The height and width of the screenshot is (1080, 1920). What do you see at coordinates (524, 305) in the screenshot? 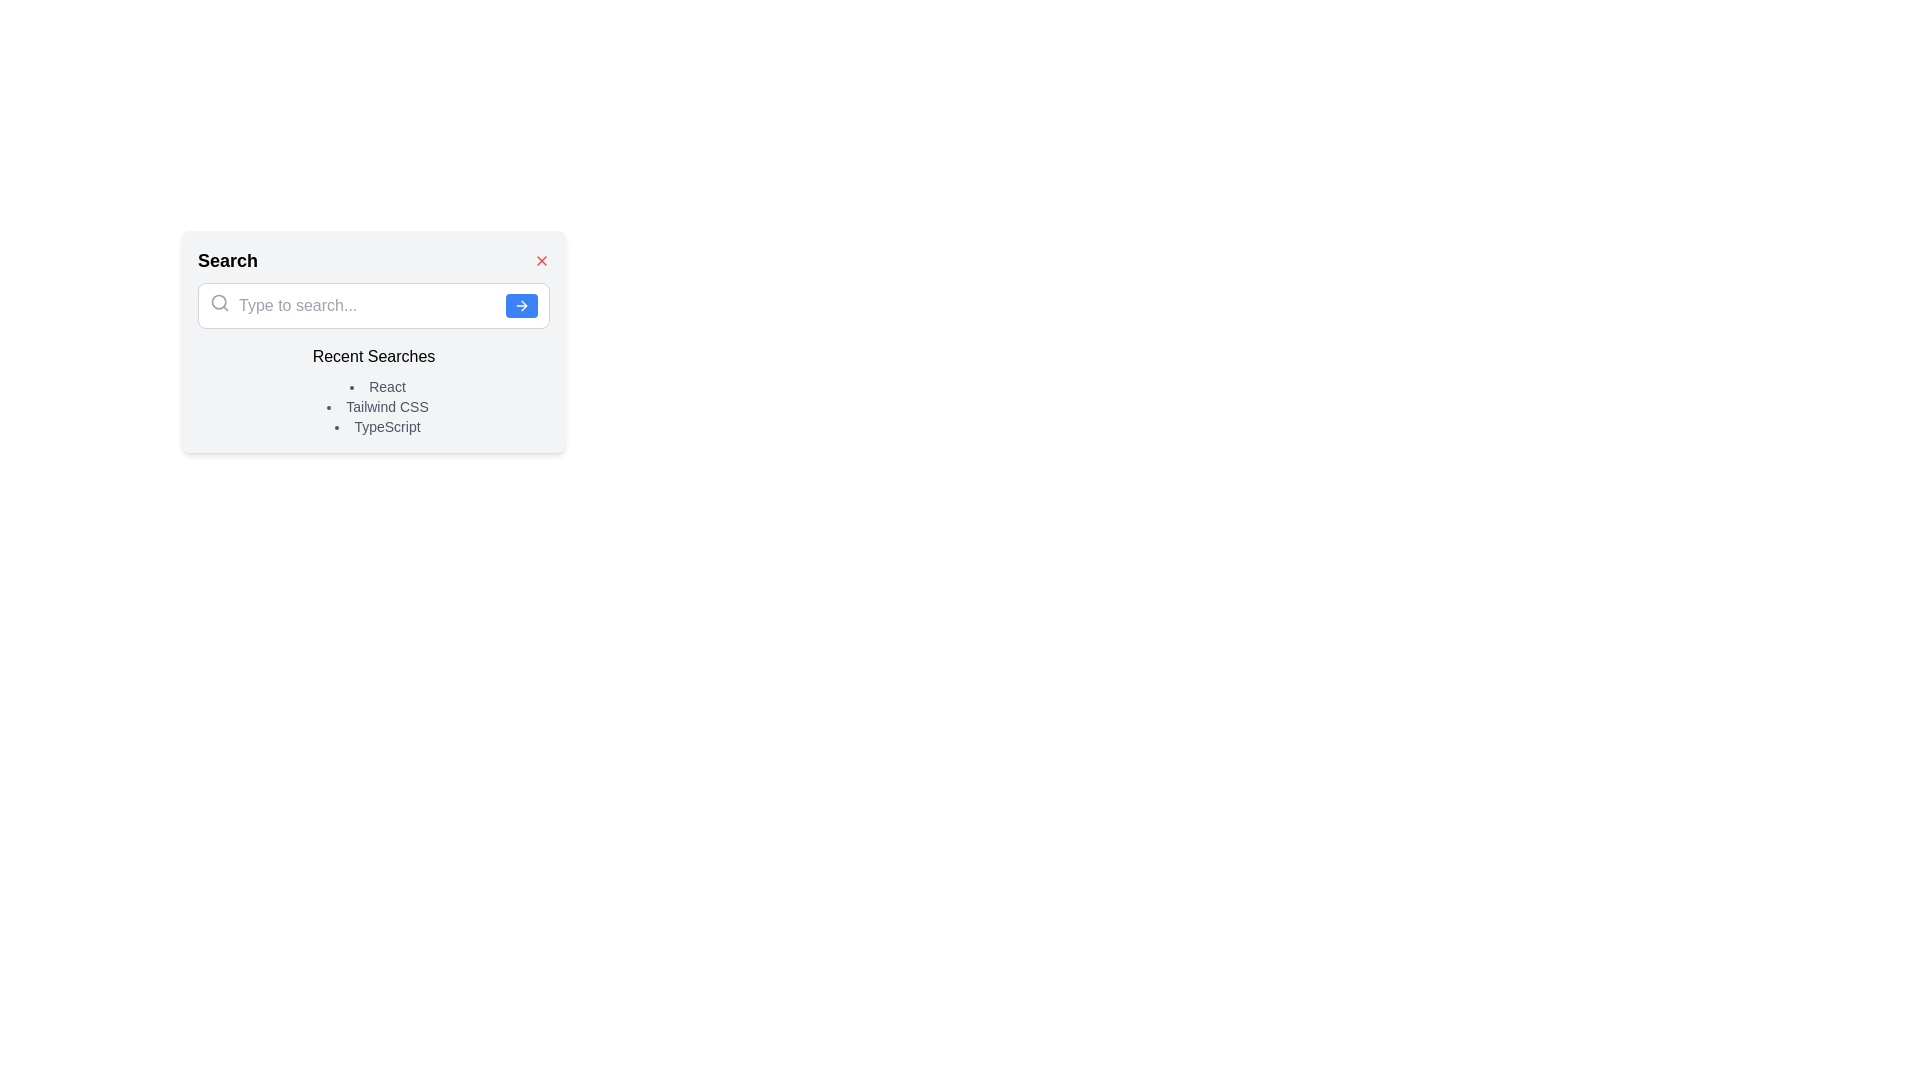
I see `the Right-Arrow icon located on the right side of the search bar, which represents an action for progressing or confirming` at bounding box center [524, 305].